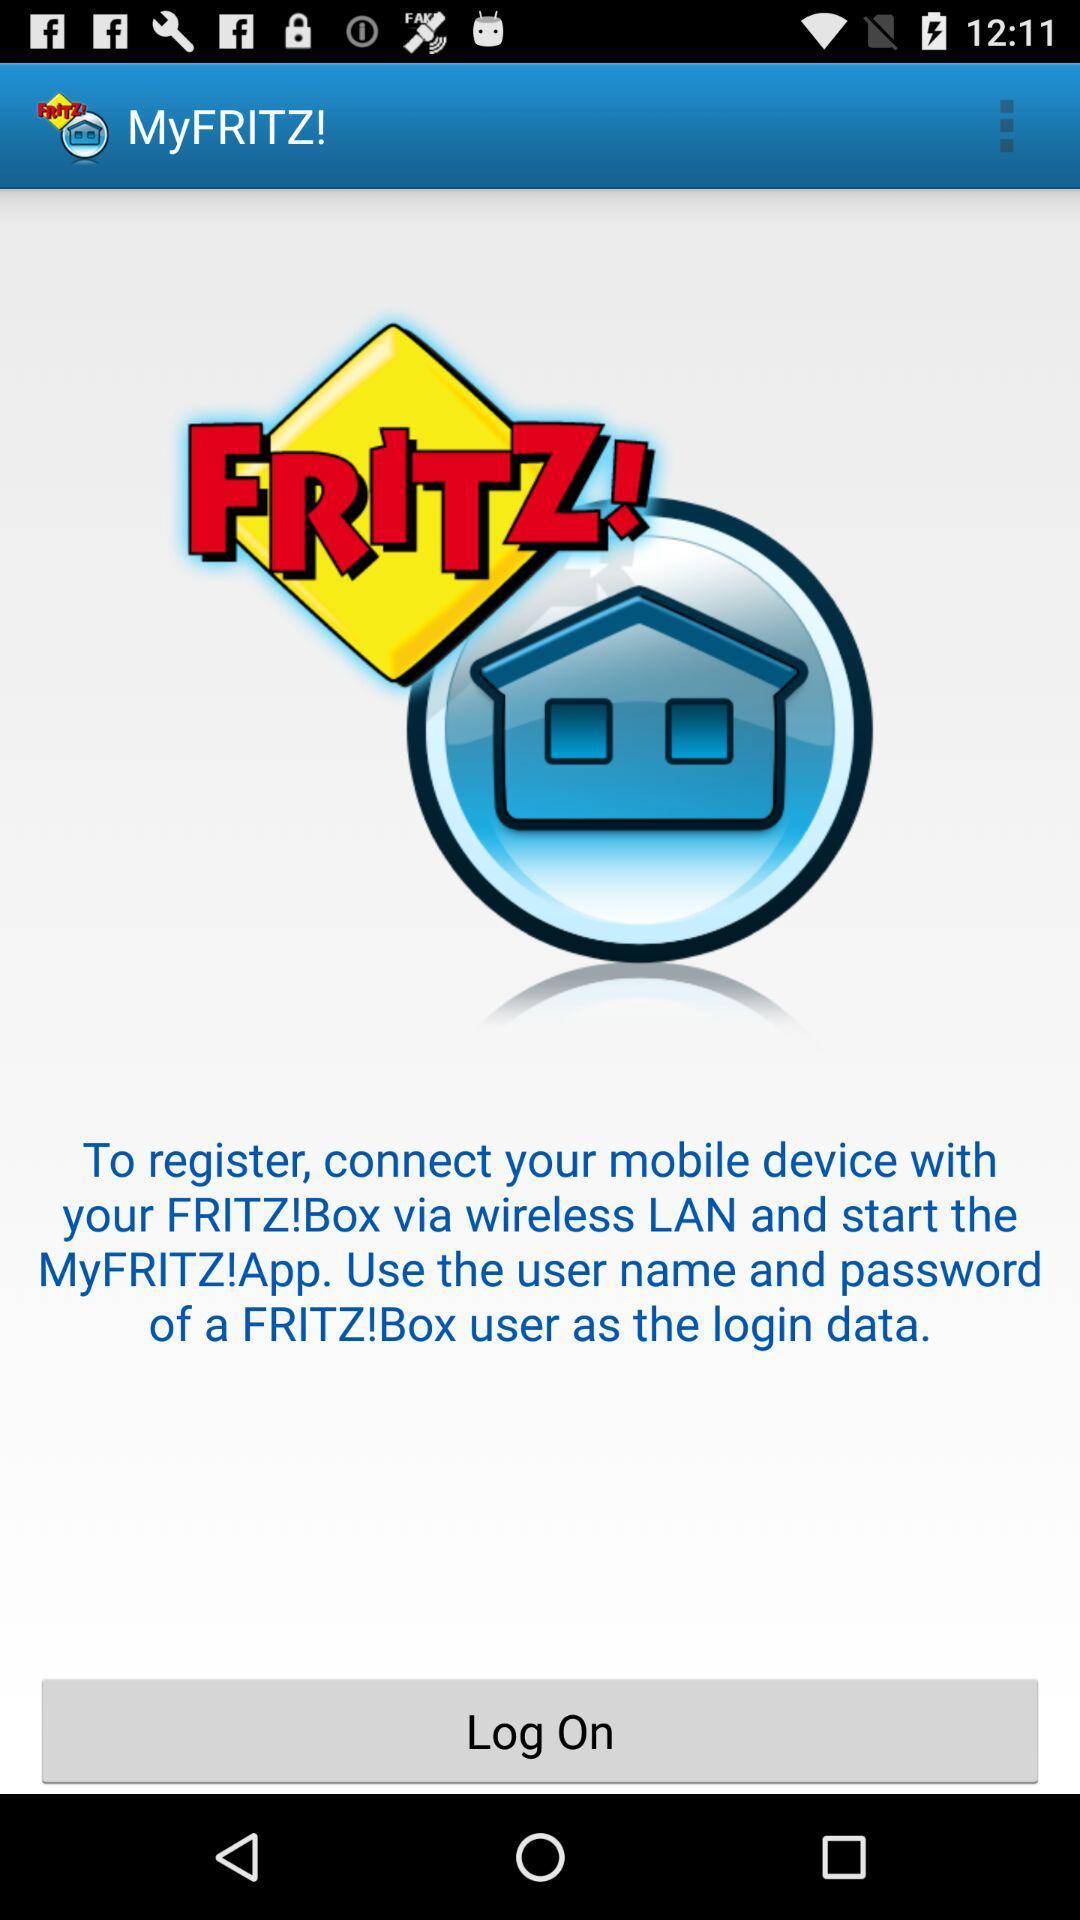 This screenshot has width=1080, height=1920. Describe the element at coordinates (540, 1730) in the screenshot. I see `app below to register connect` at that location.